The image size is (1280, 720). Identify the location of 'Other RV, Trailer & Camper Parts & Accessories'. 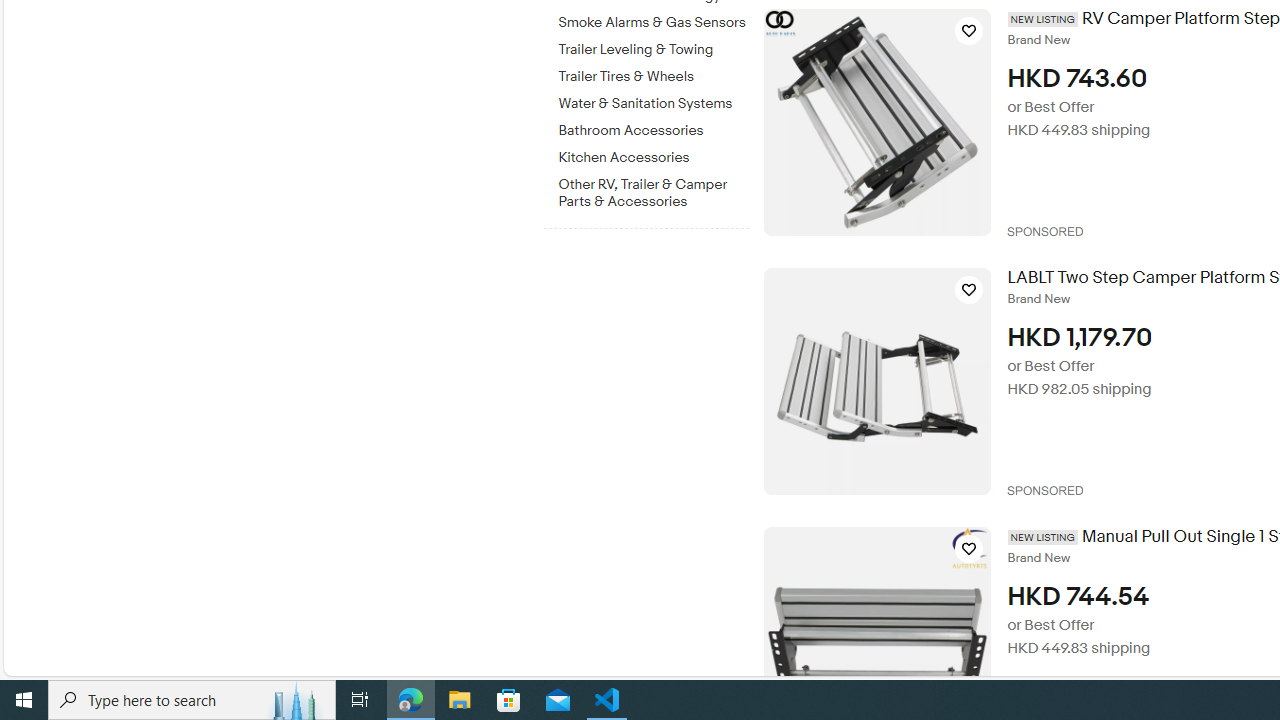
(653, 193).